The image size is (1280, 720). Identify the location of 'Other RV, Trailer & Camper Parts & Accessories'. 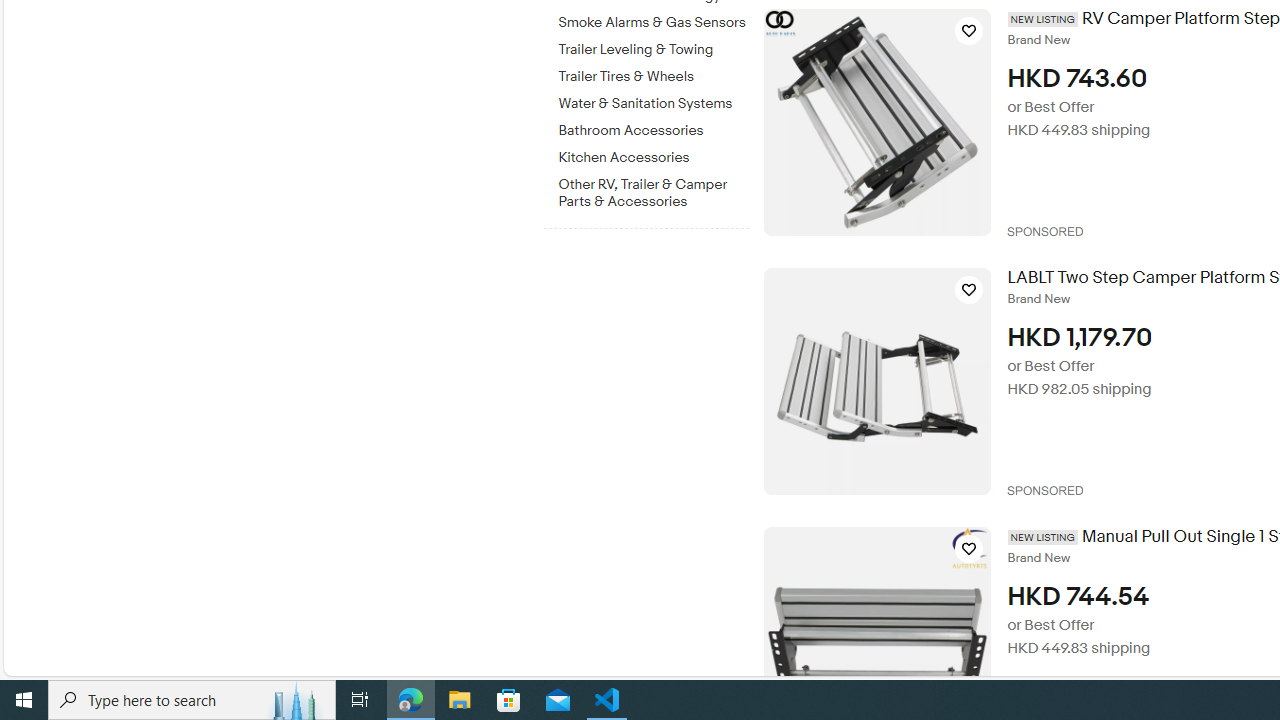
(653, 193).